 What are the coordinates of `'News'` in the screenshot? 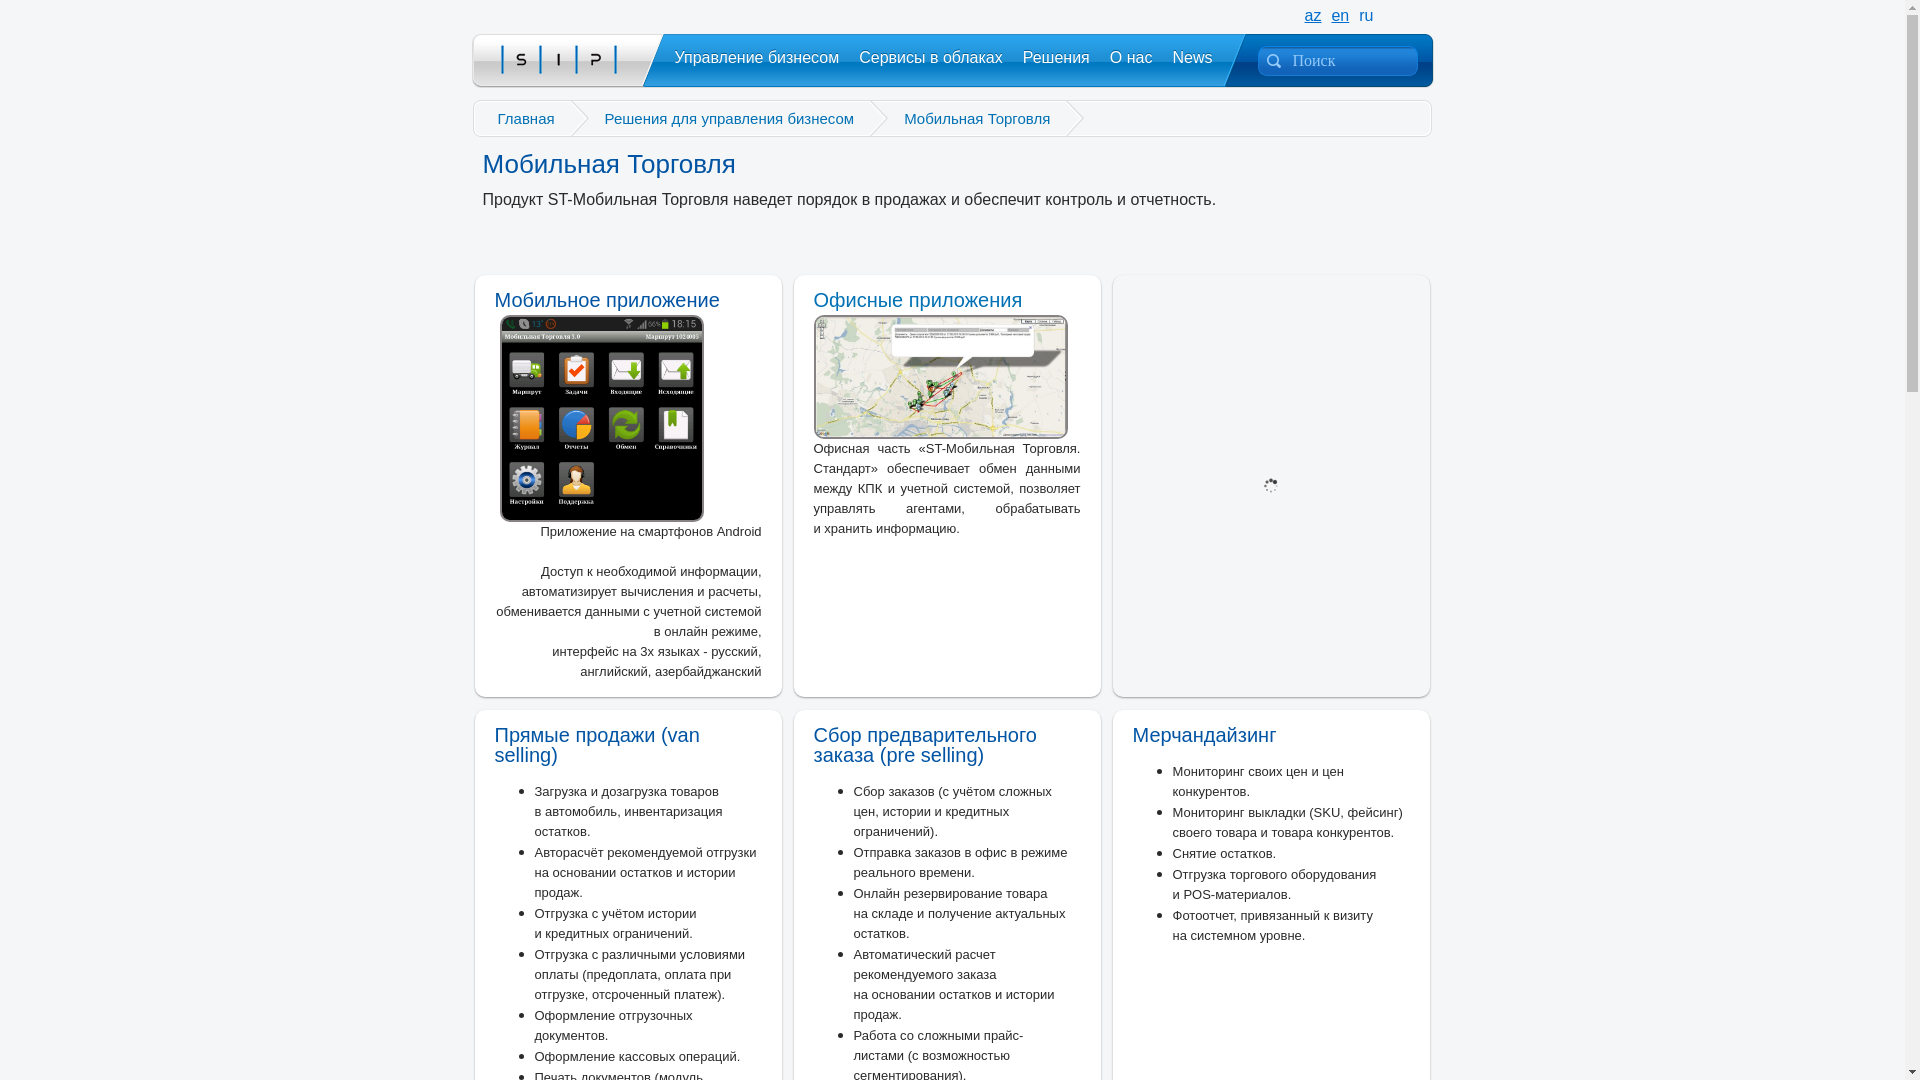 It's located at (1191, 56).